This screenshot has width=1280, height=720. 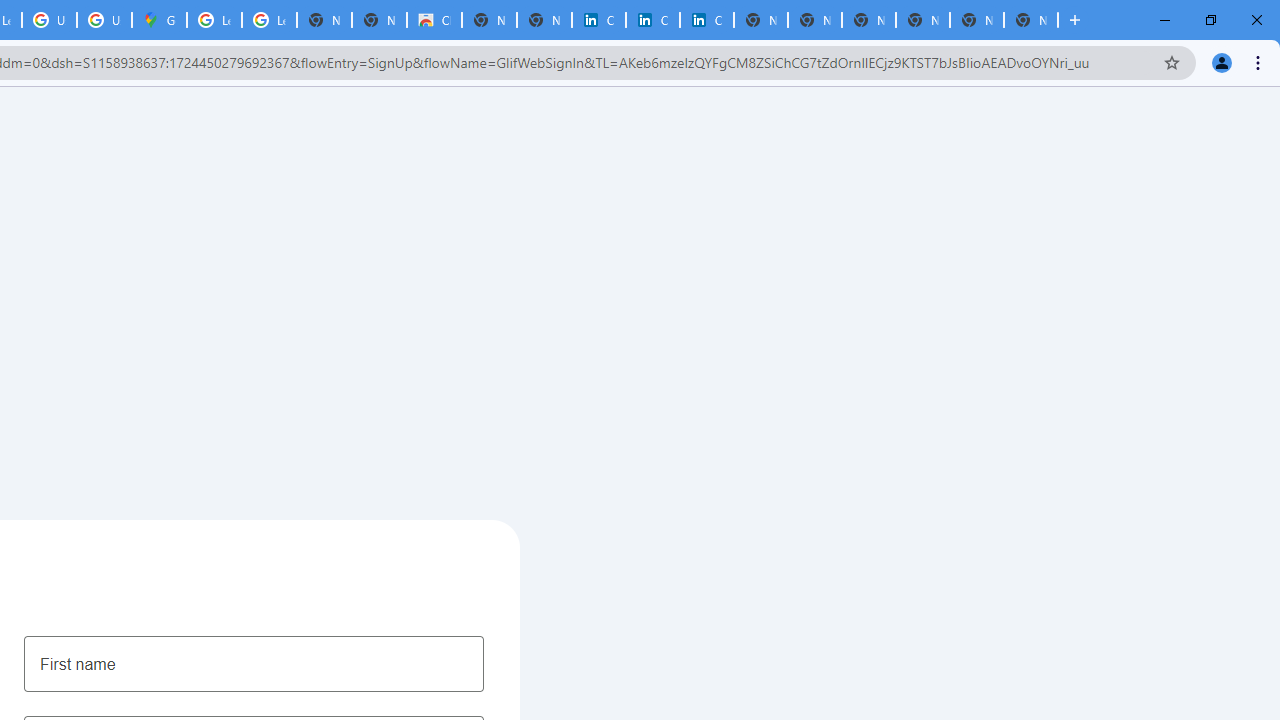 I want to click on 'Chrome Web Store', so click(x=433, y=20).